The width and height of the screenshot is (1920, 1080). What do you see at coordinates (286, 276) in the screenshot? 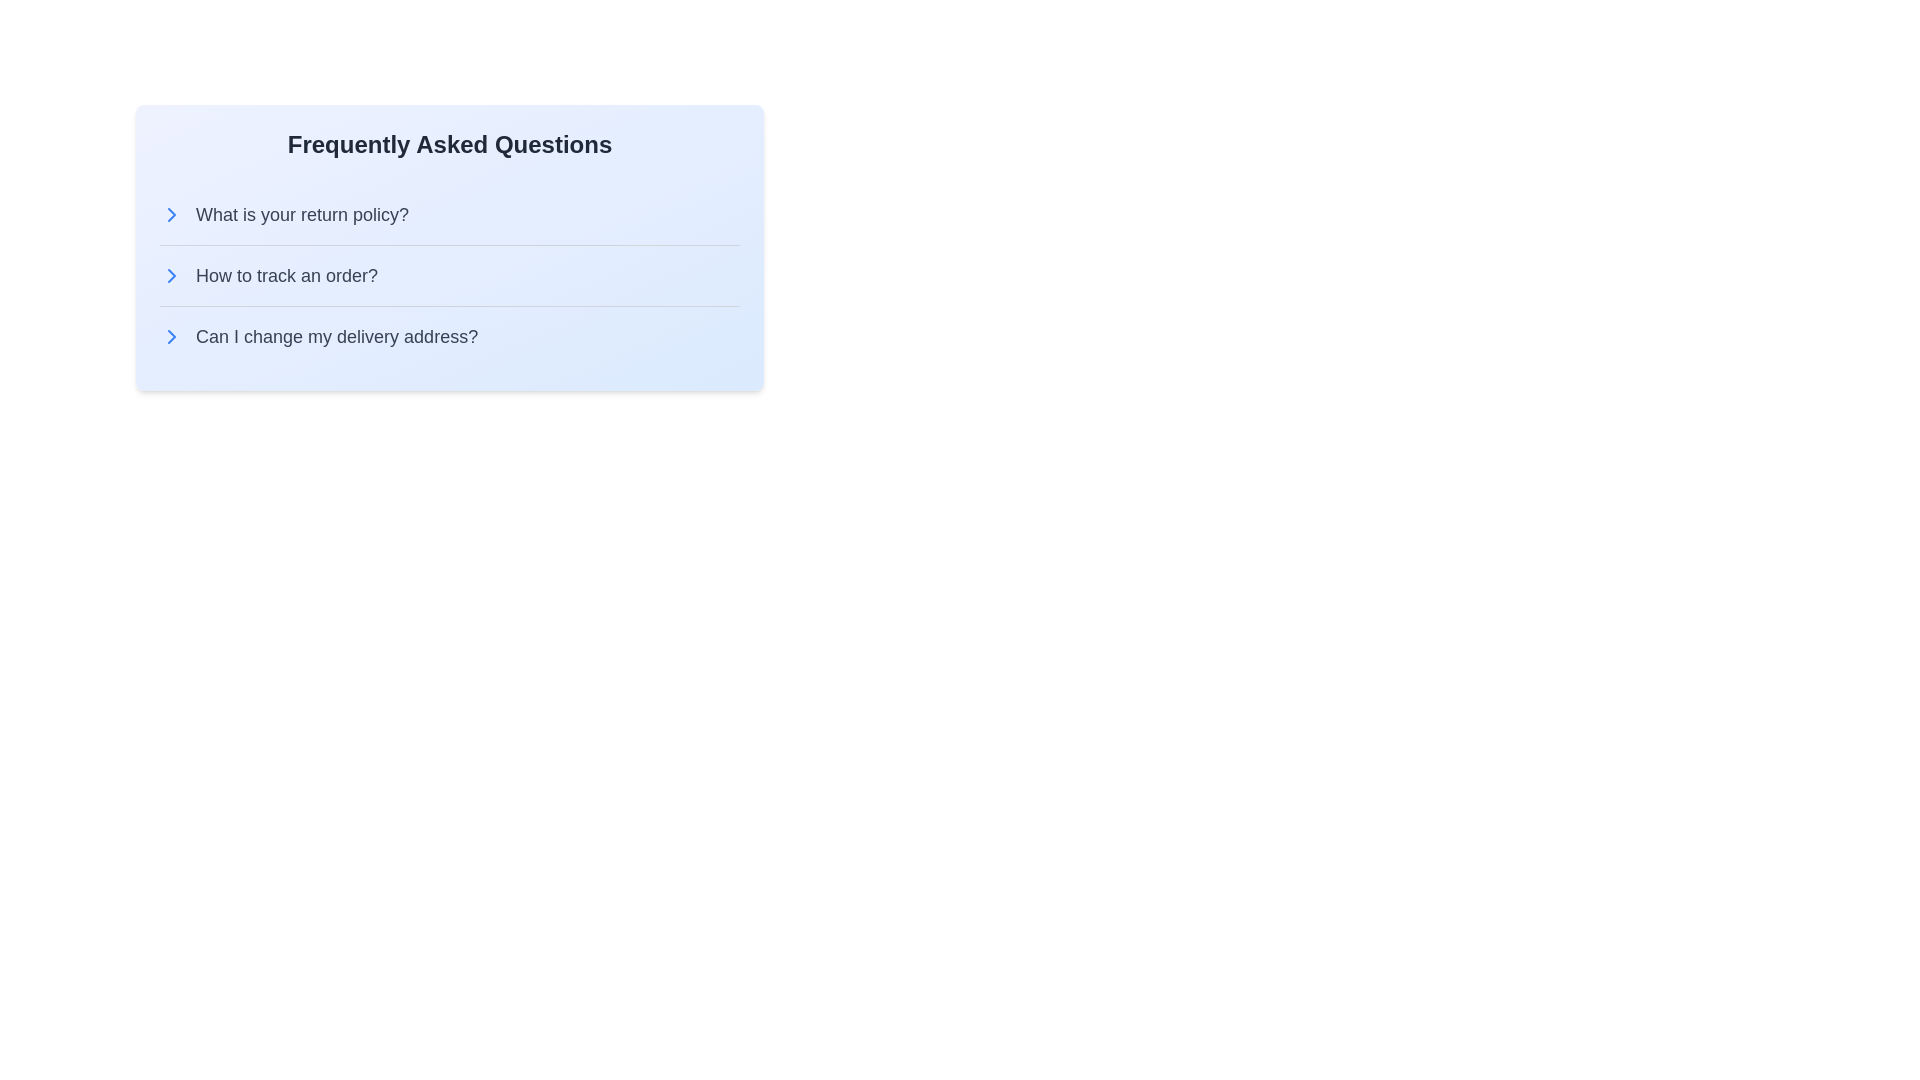
I see `the text label that reads 'How to track an order?' which is styled in medium gray and is the second item in the Frequently Asked Questions list` at bounding box center [286, 276].